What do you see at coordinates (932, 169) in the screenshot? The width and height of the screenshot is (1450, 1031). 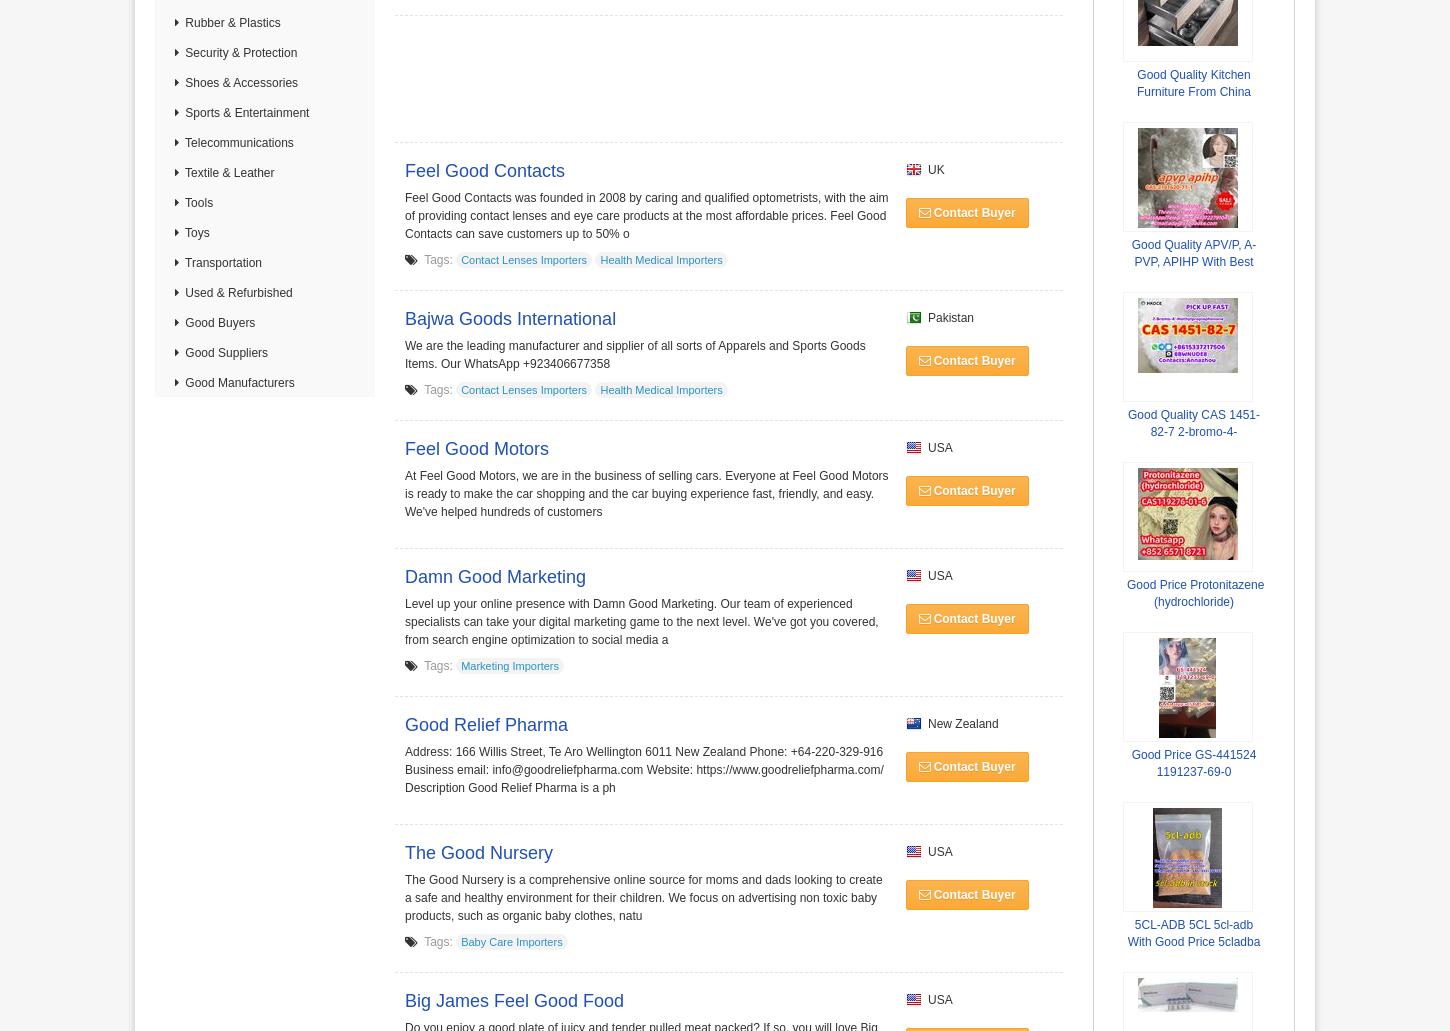 I see `'UK'` at bounding box center [932, 169].